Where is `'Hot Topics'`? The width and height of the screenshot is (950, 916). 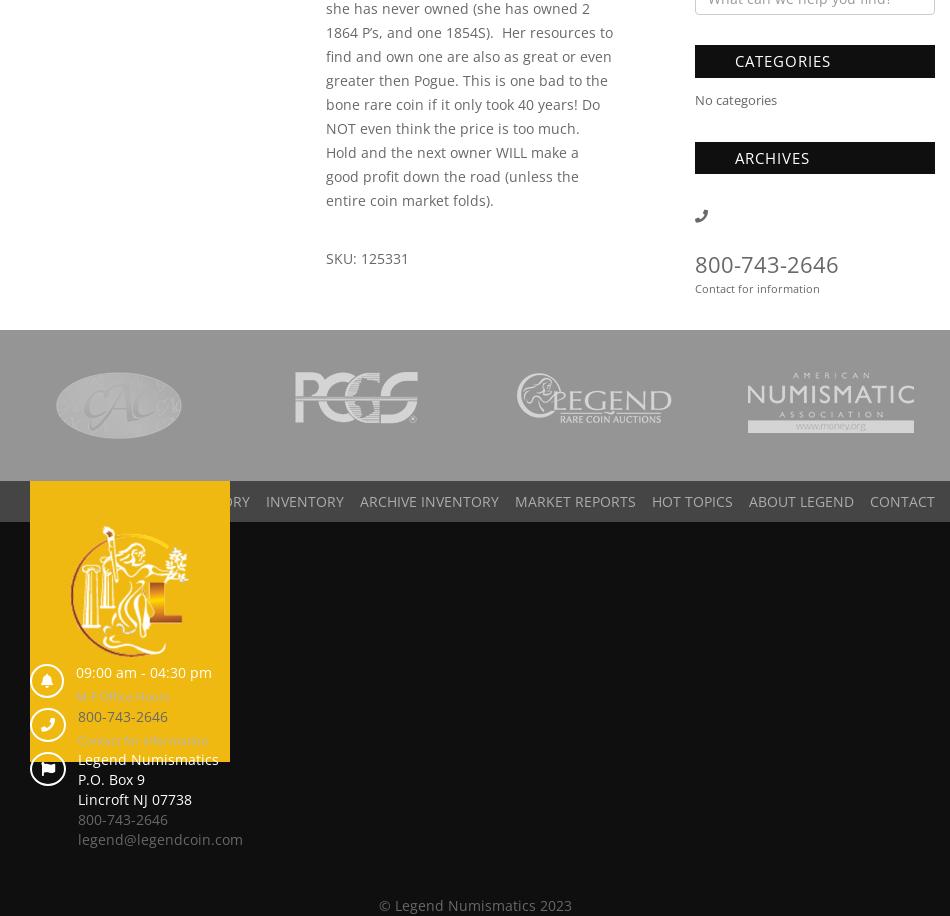
'Hot Topics' is located at coordinates (692, 501).